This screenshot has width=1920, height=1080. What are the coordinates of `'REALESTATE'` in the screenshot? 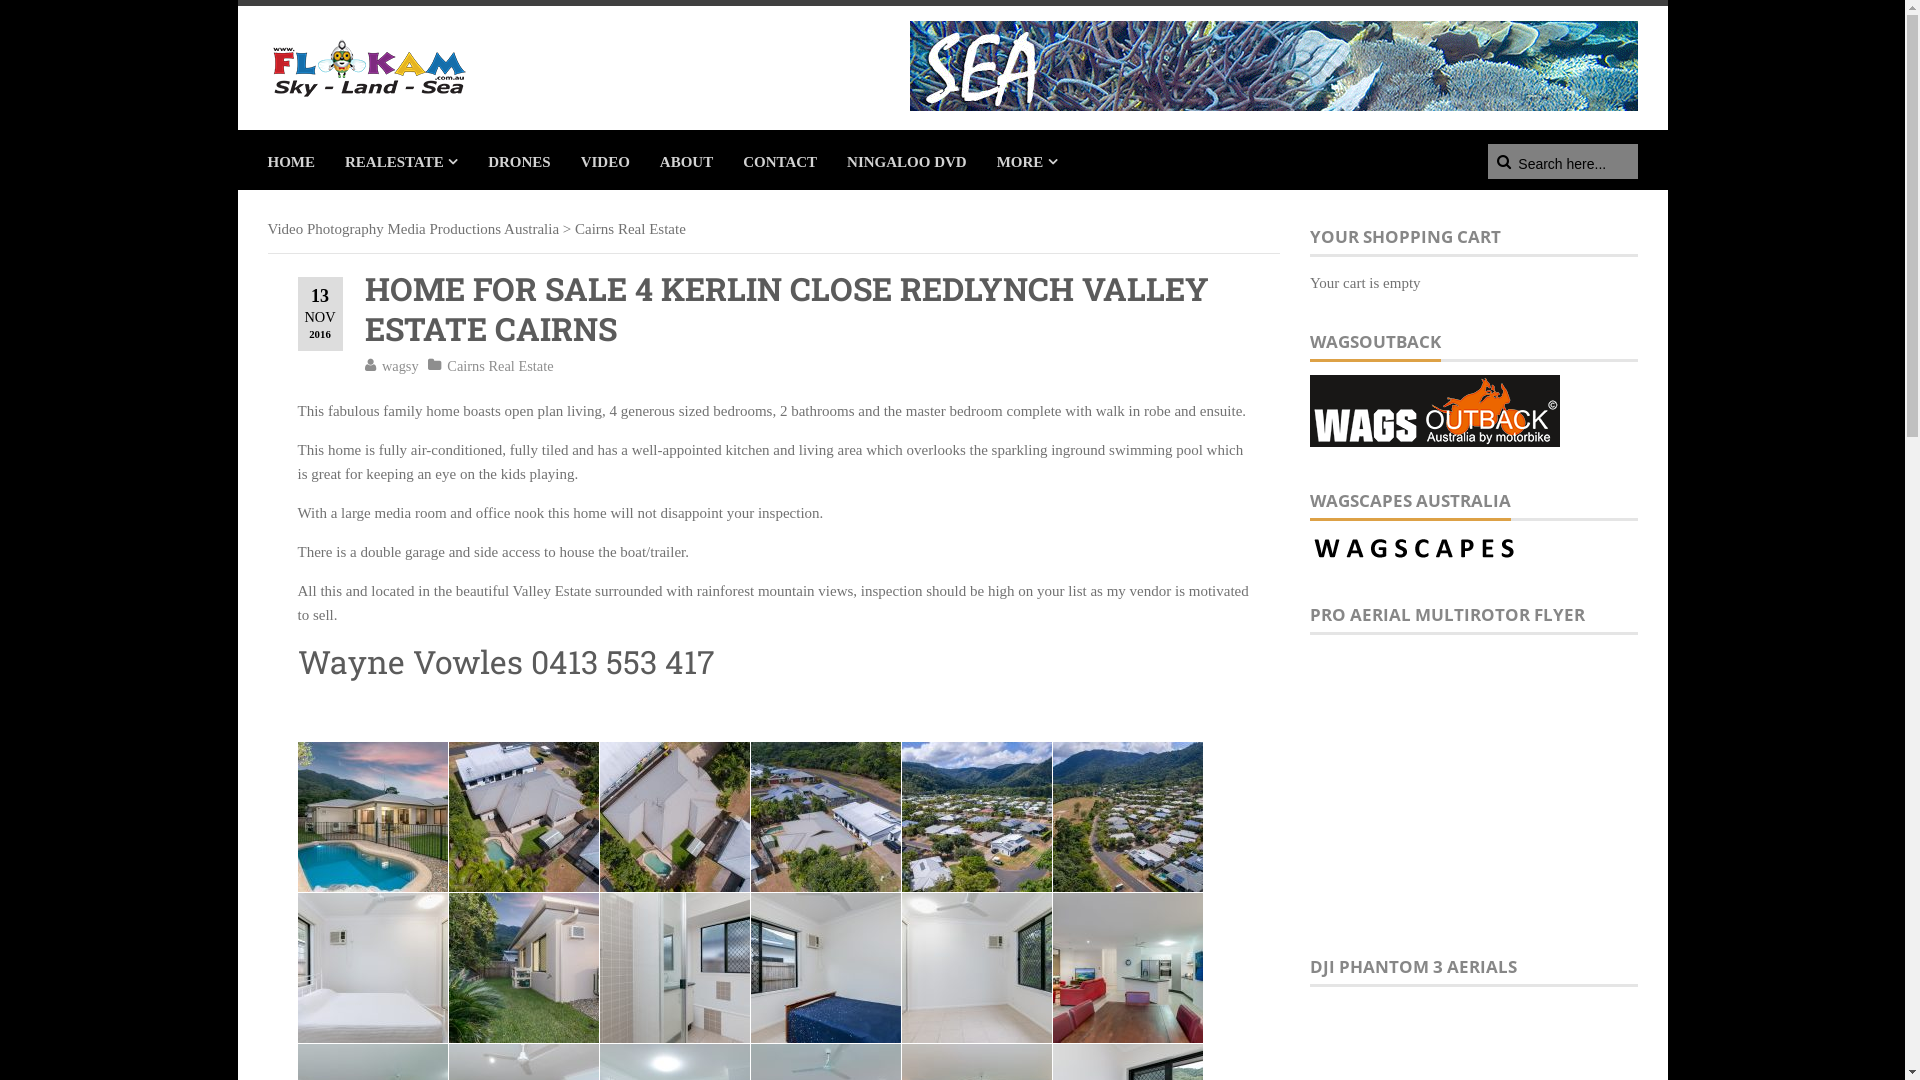 It's located at (400, 158).